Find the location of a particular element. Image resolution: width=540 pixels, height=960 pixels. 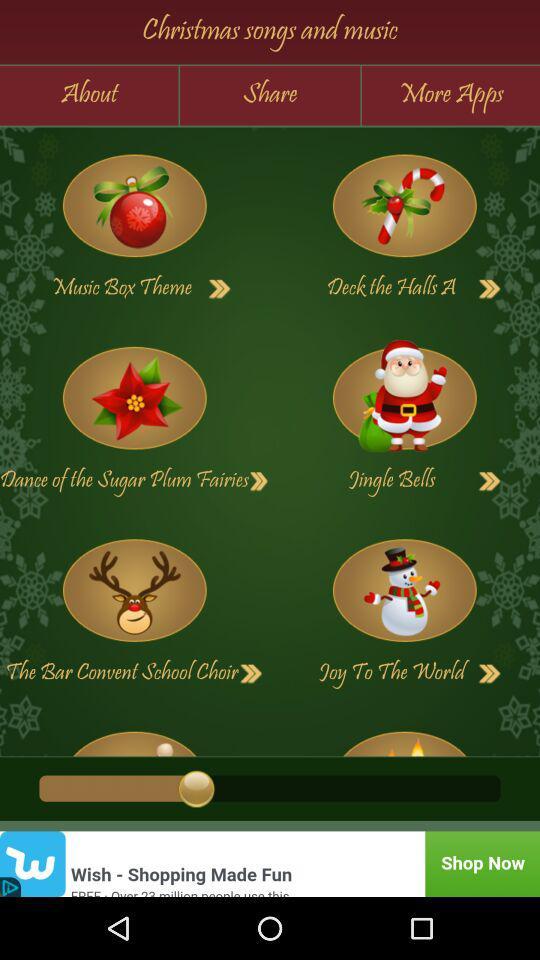

game menu is located at coordinates (134, 397).